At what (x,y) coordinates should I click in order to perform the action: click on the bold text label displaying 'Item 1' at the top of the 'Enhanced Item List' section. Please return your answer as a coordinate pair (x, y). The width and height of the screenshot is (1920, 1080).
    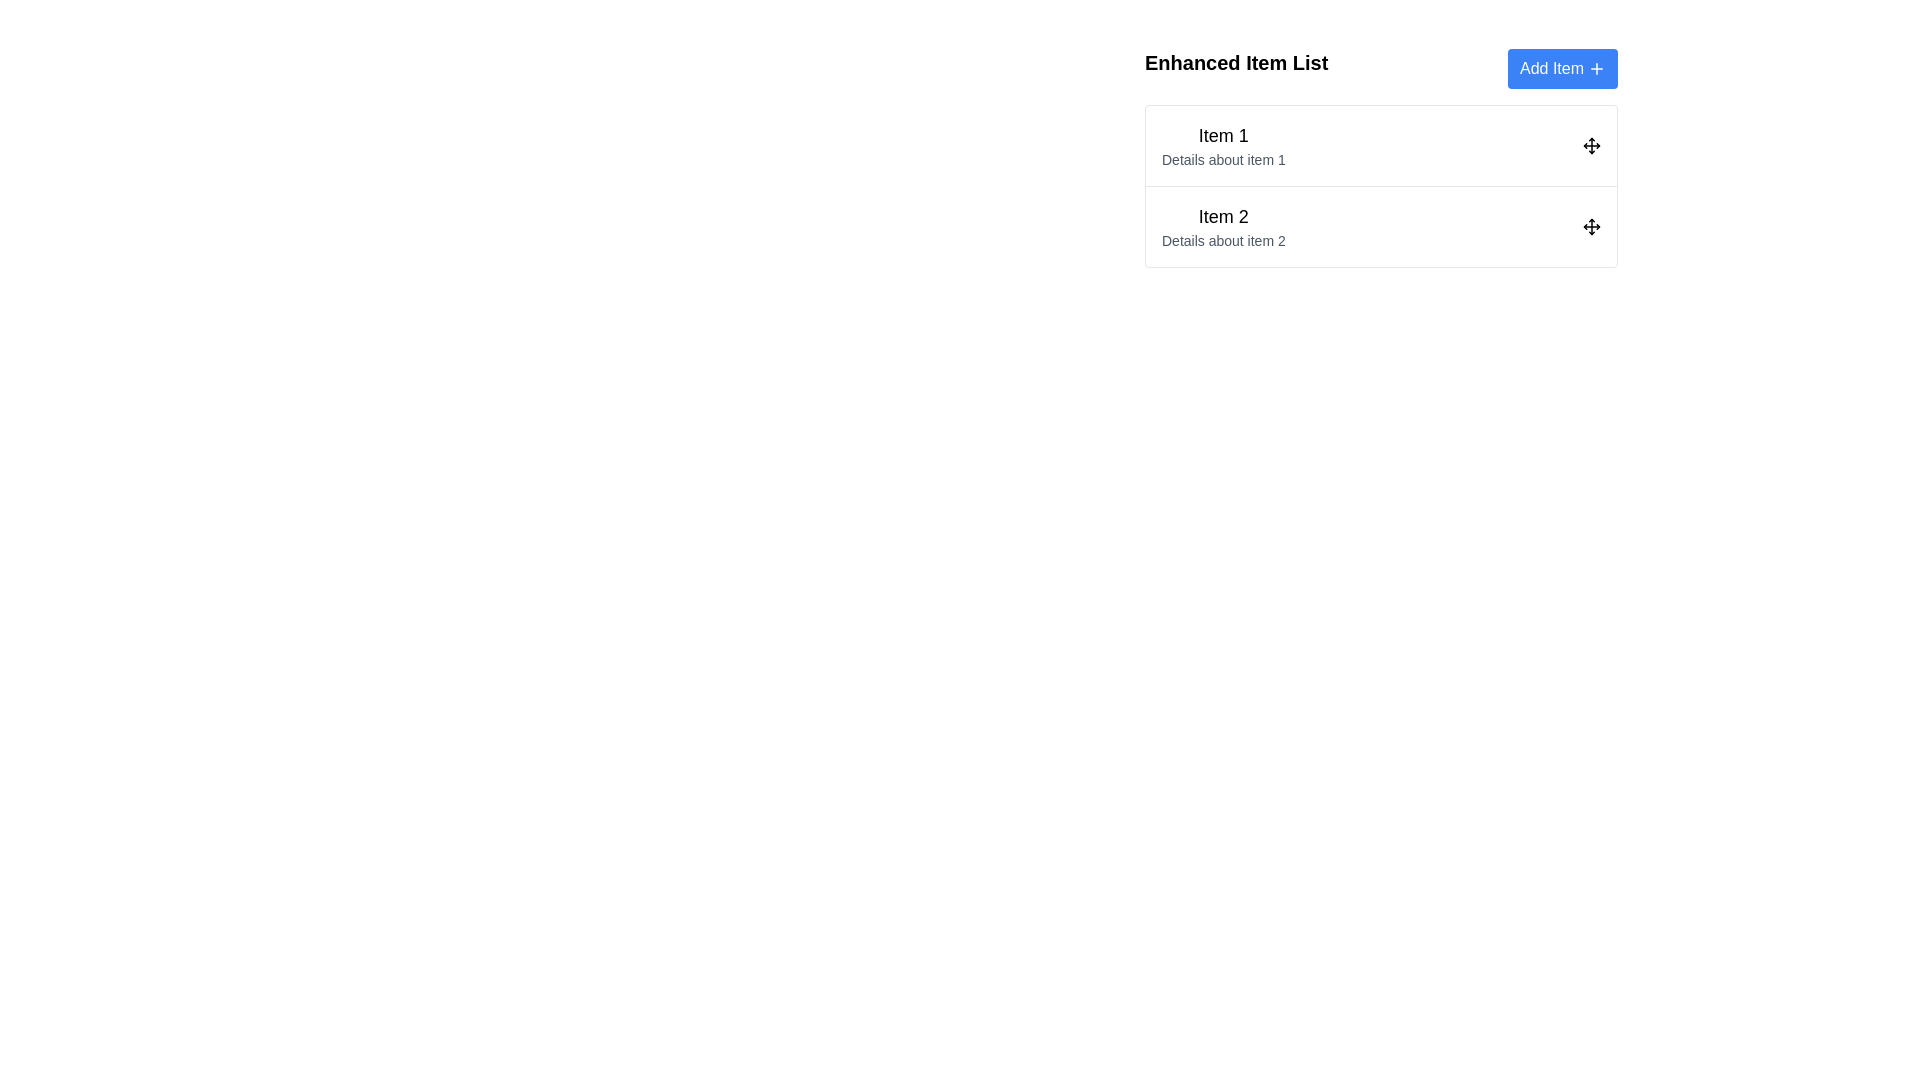
    Looking at the image, I should click on (1222, 135).